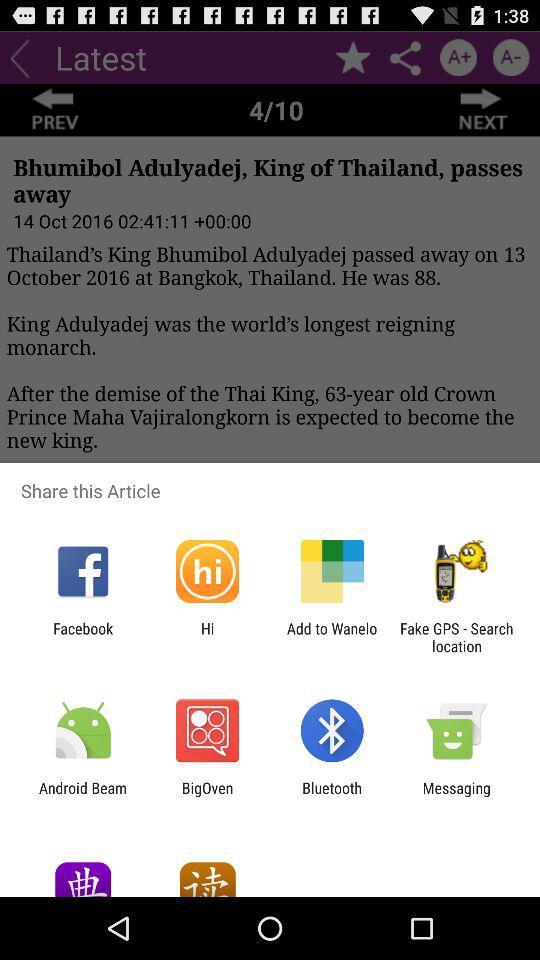  What do you see at coordinates (456, 796) in the screenshot?
I see `icon to the right of the bluetooth item` at bounding box center [456, 796].